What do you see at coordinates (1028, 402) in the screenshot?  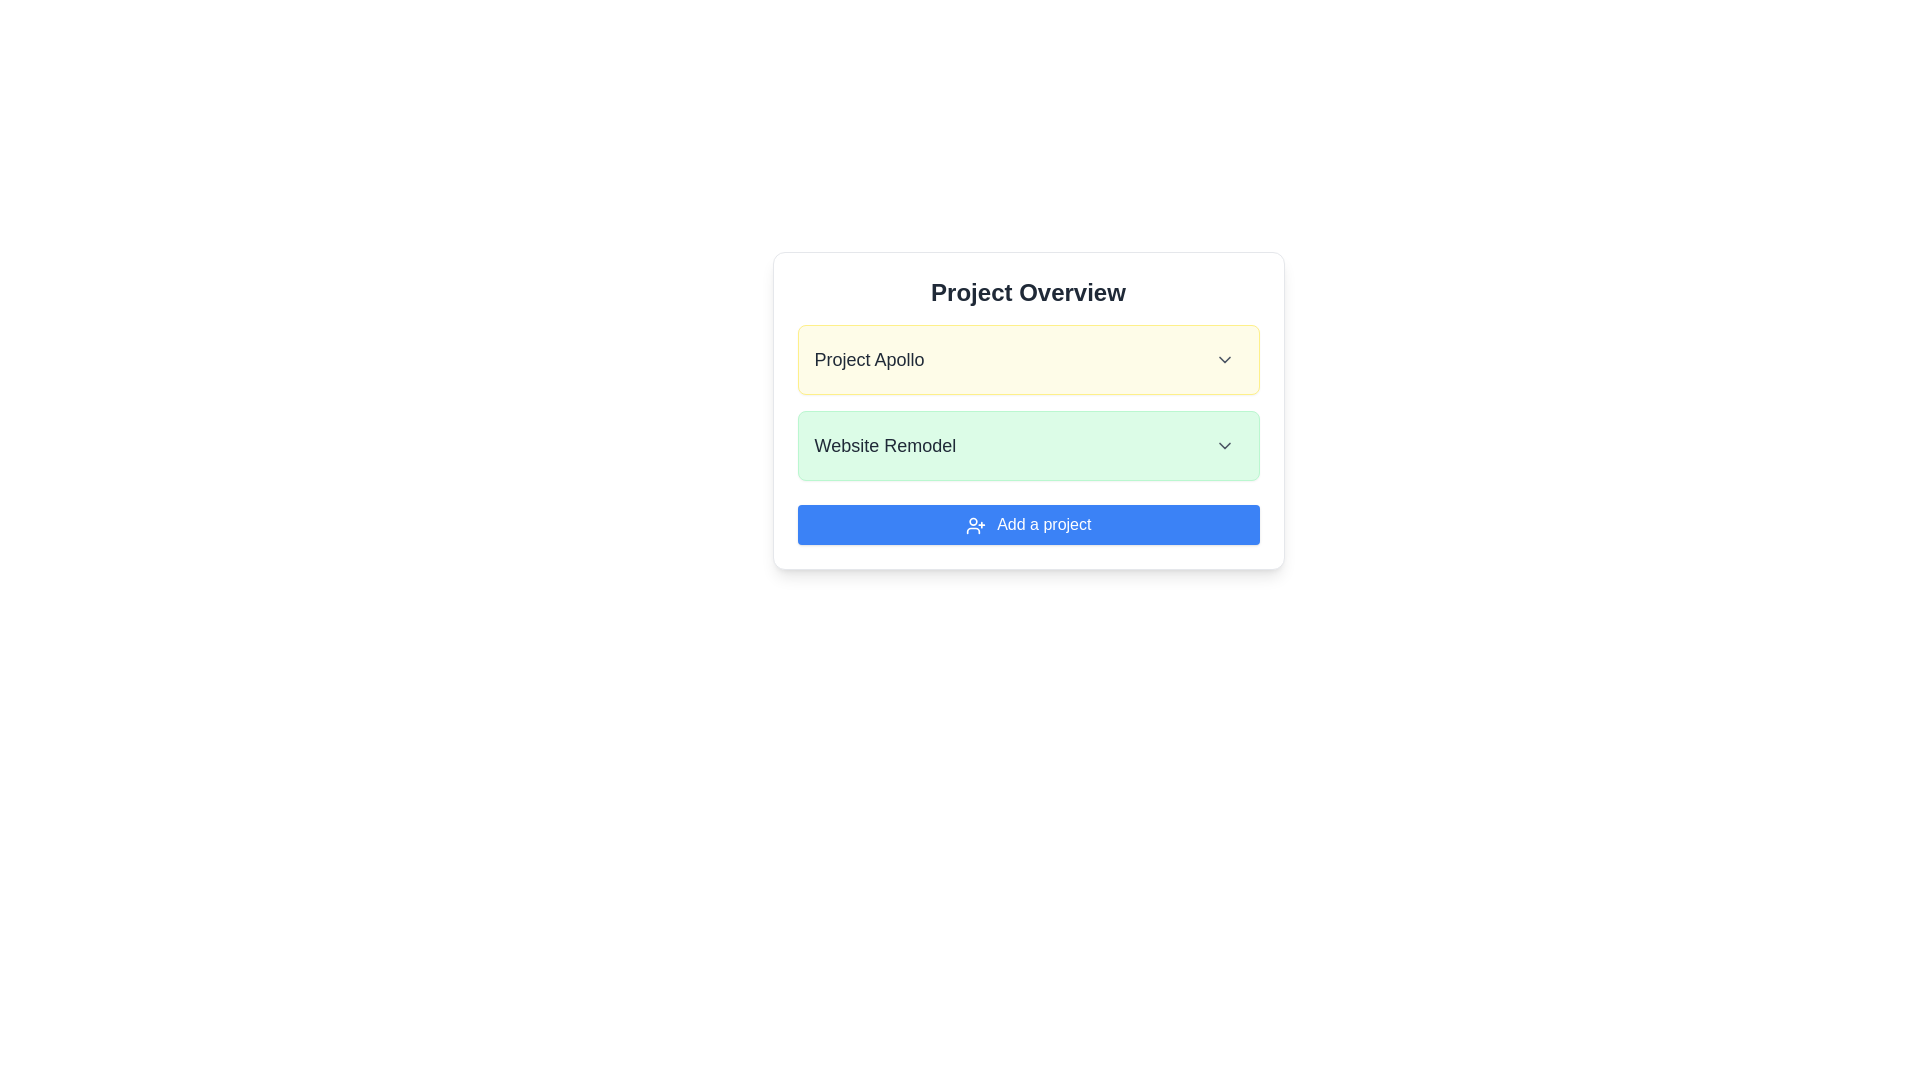 I see `the 'Project Apollo' block in the list of selectable items for rearranging its order, located below the title 'Project Overview' and above the blue 'Add a project' button` at bounding box center [1028, 402].